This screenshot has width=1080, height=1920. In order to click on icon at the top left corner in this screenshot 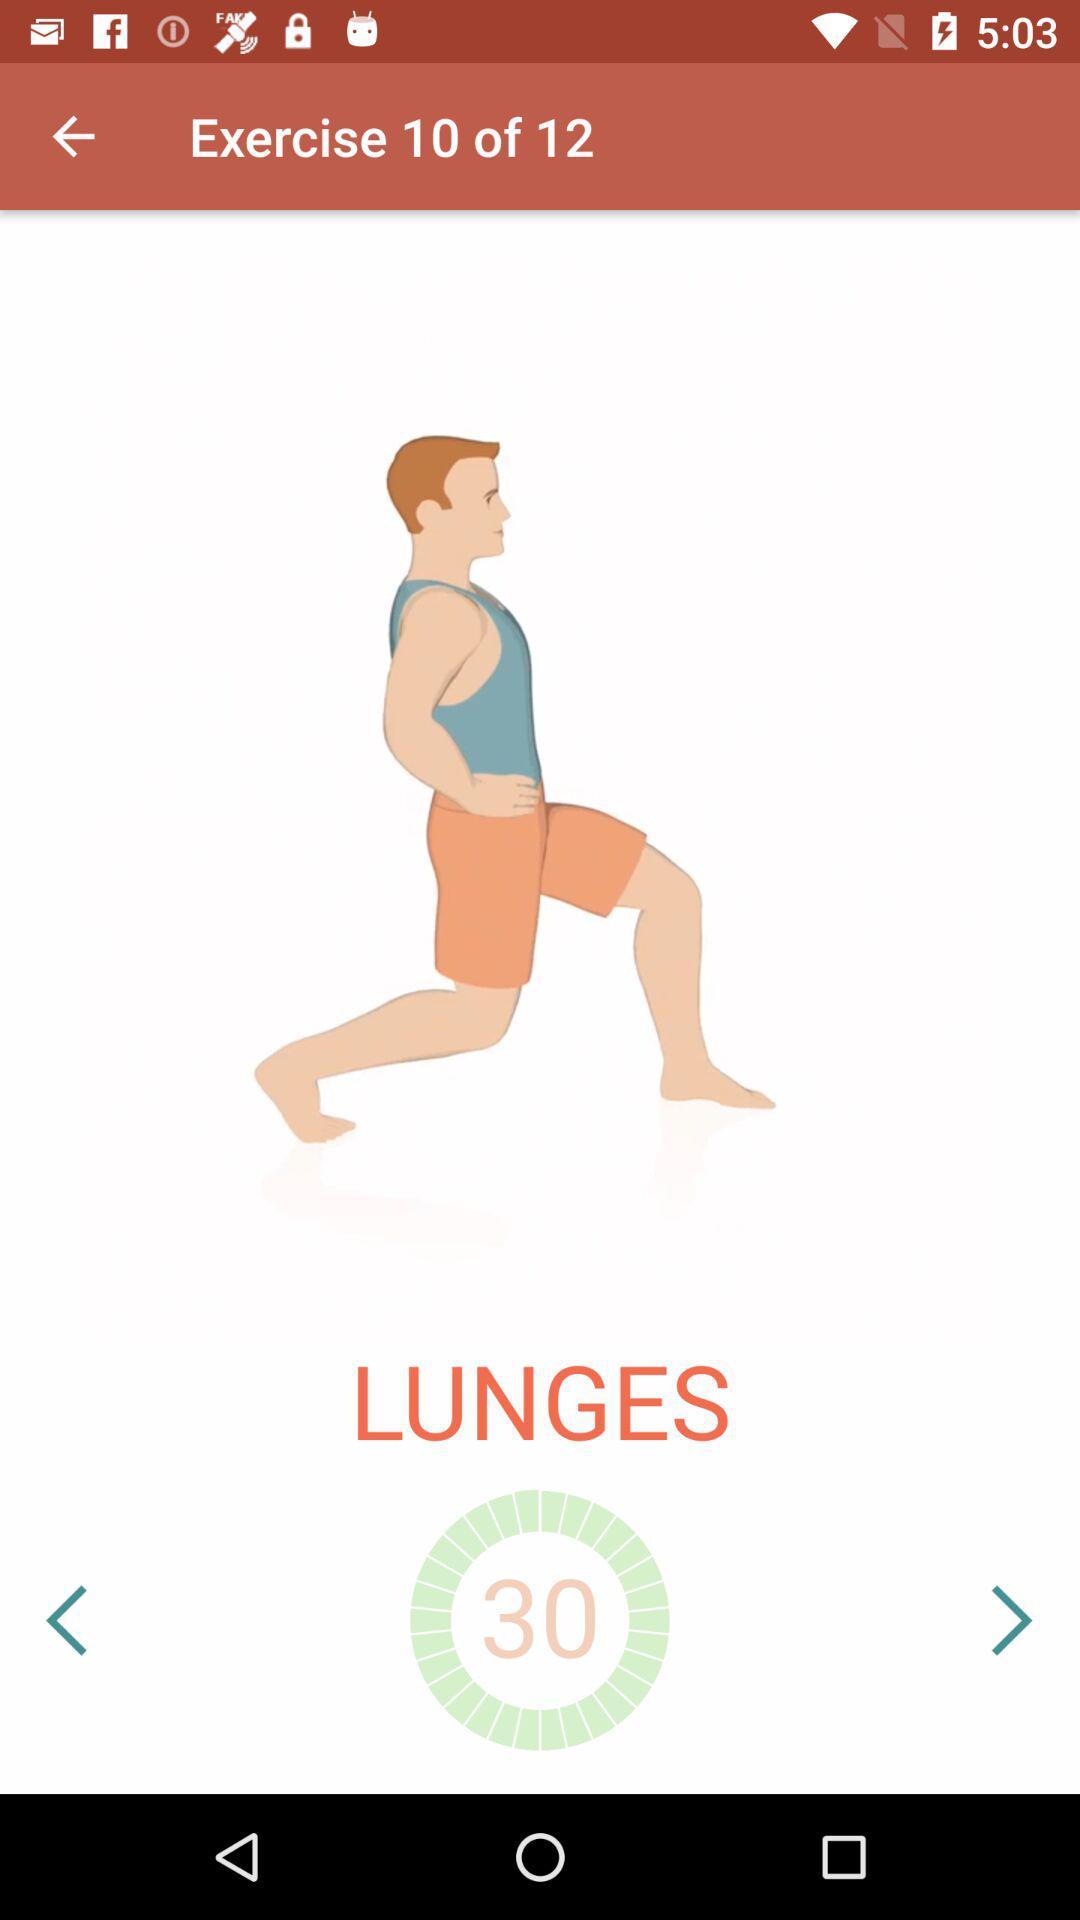, I will do `click(72, 135)`.